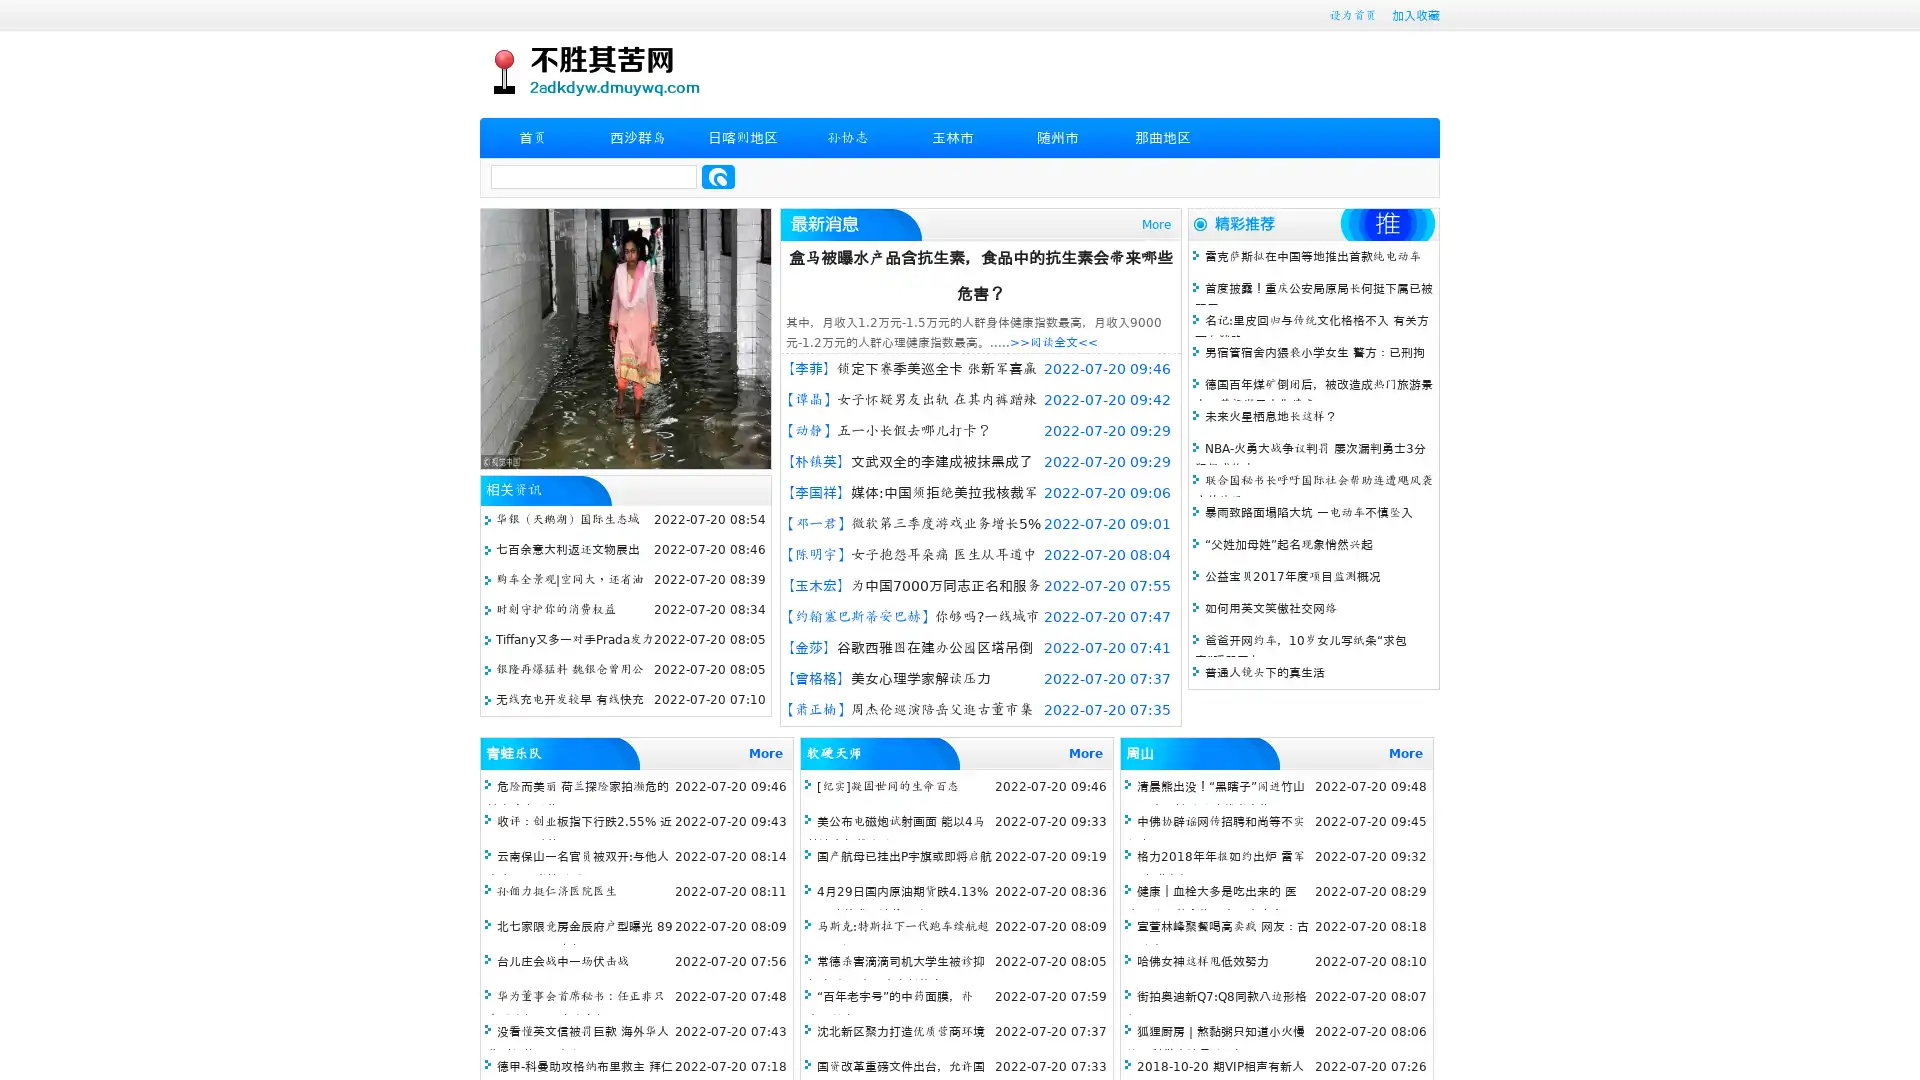 This screenshot has width=1920, height=1080. I want to click on Search, so click(718, 176).